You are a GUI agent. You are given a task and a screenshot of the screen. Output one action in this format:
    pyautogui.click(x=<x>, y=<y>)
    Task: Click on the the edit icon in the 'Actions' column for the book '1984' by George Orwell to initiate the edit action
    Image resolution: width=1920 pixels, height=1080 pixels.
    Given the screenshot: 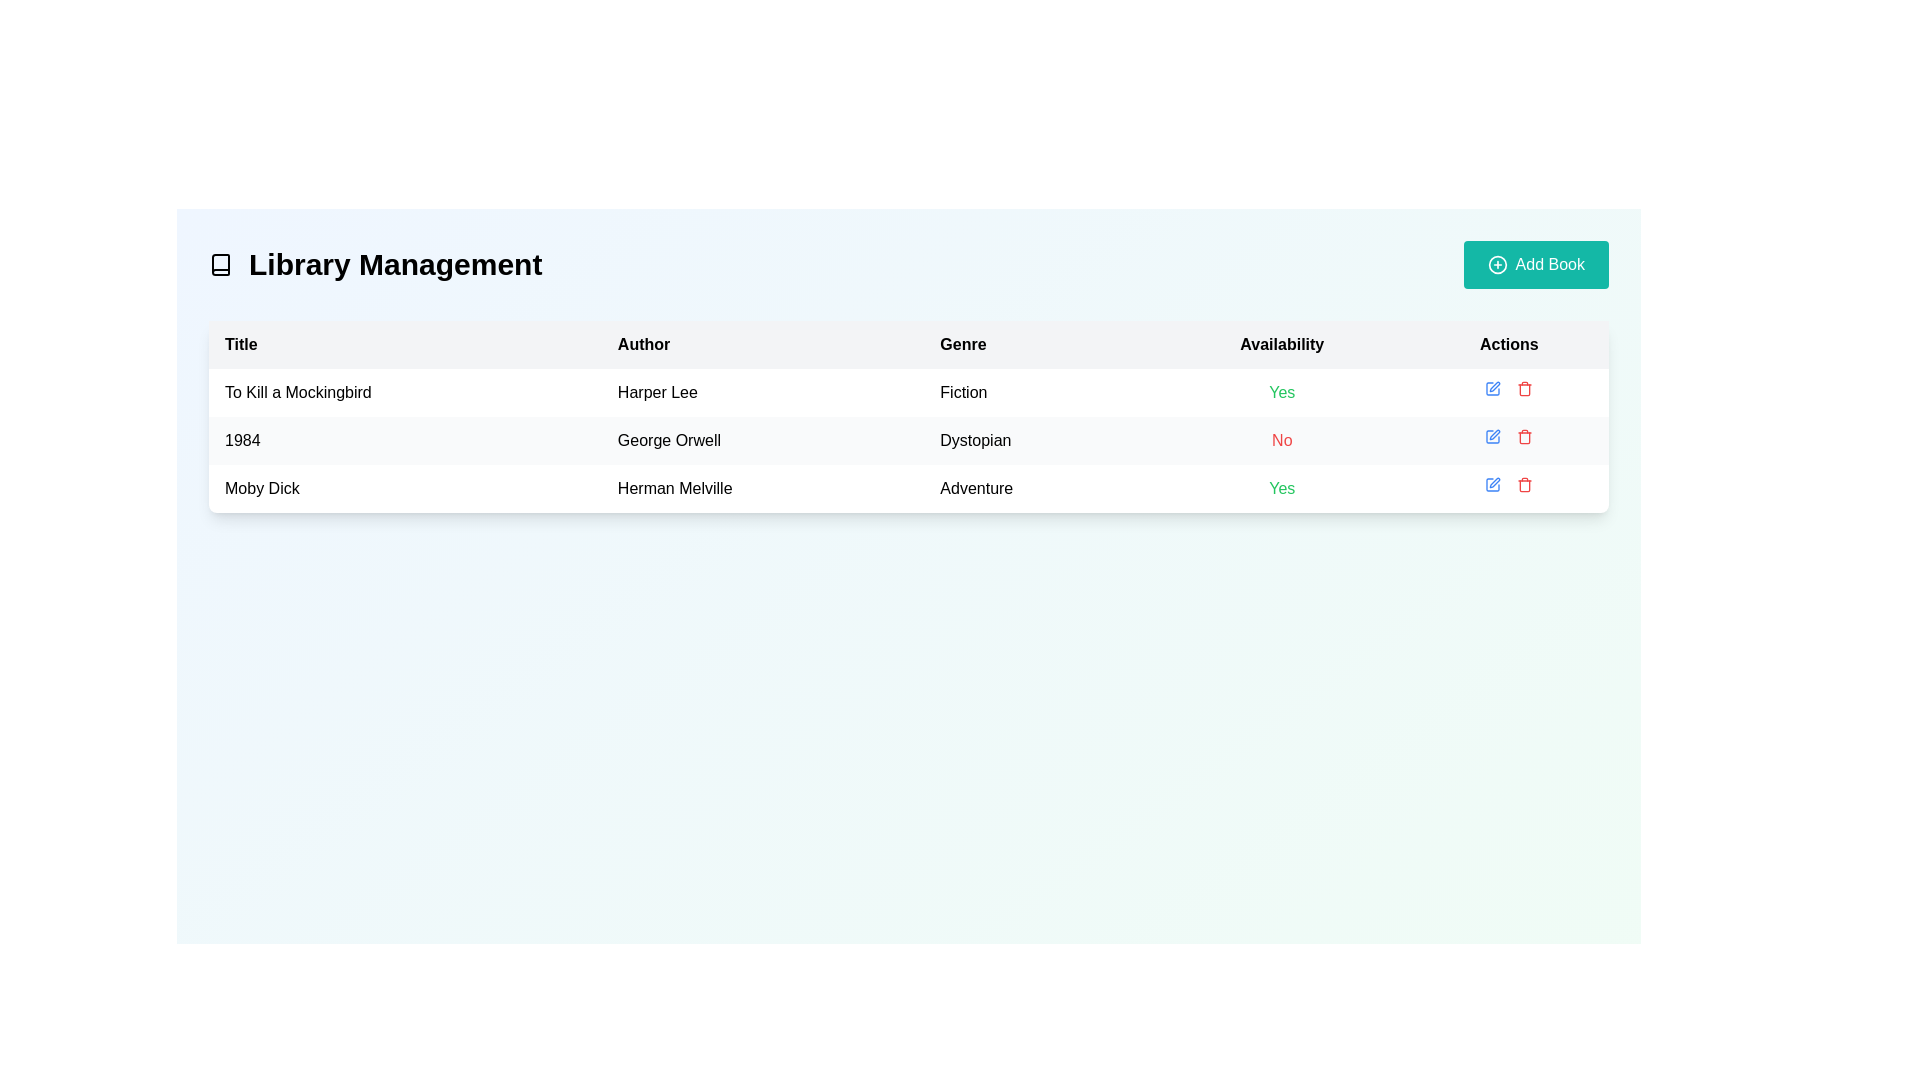 What is the action you would take?
    pyautogui.click(x=1495, y=386)
    